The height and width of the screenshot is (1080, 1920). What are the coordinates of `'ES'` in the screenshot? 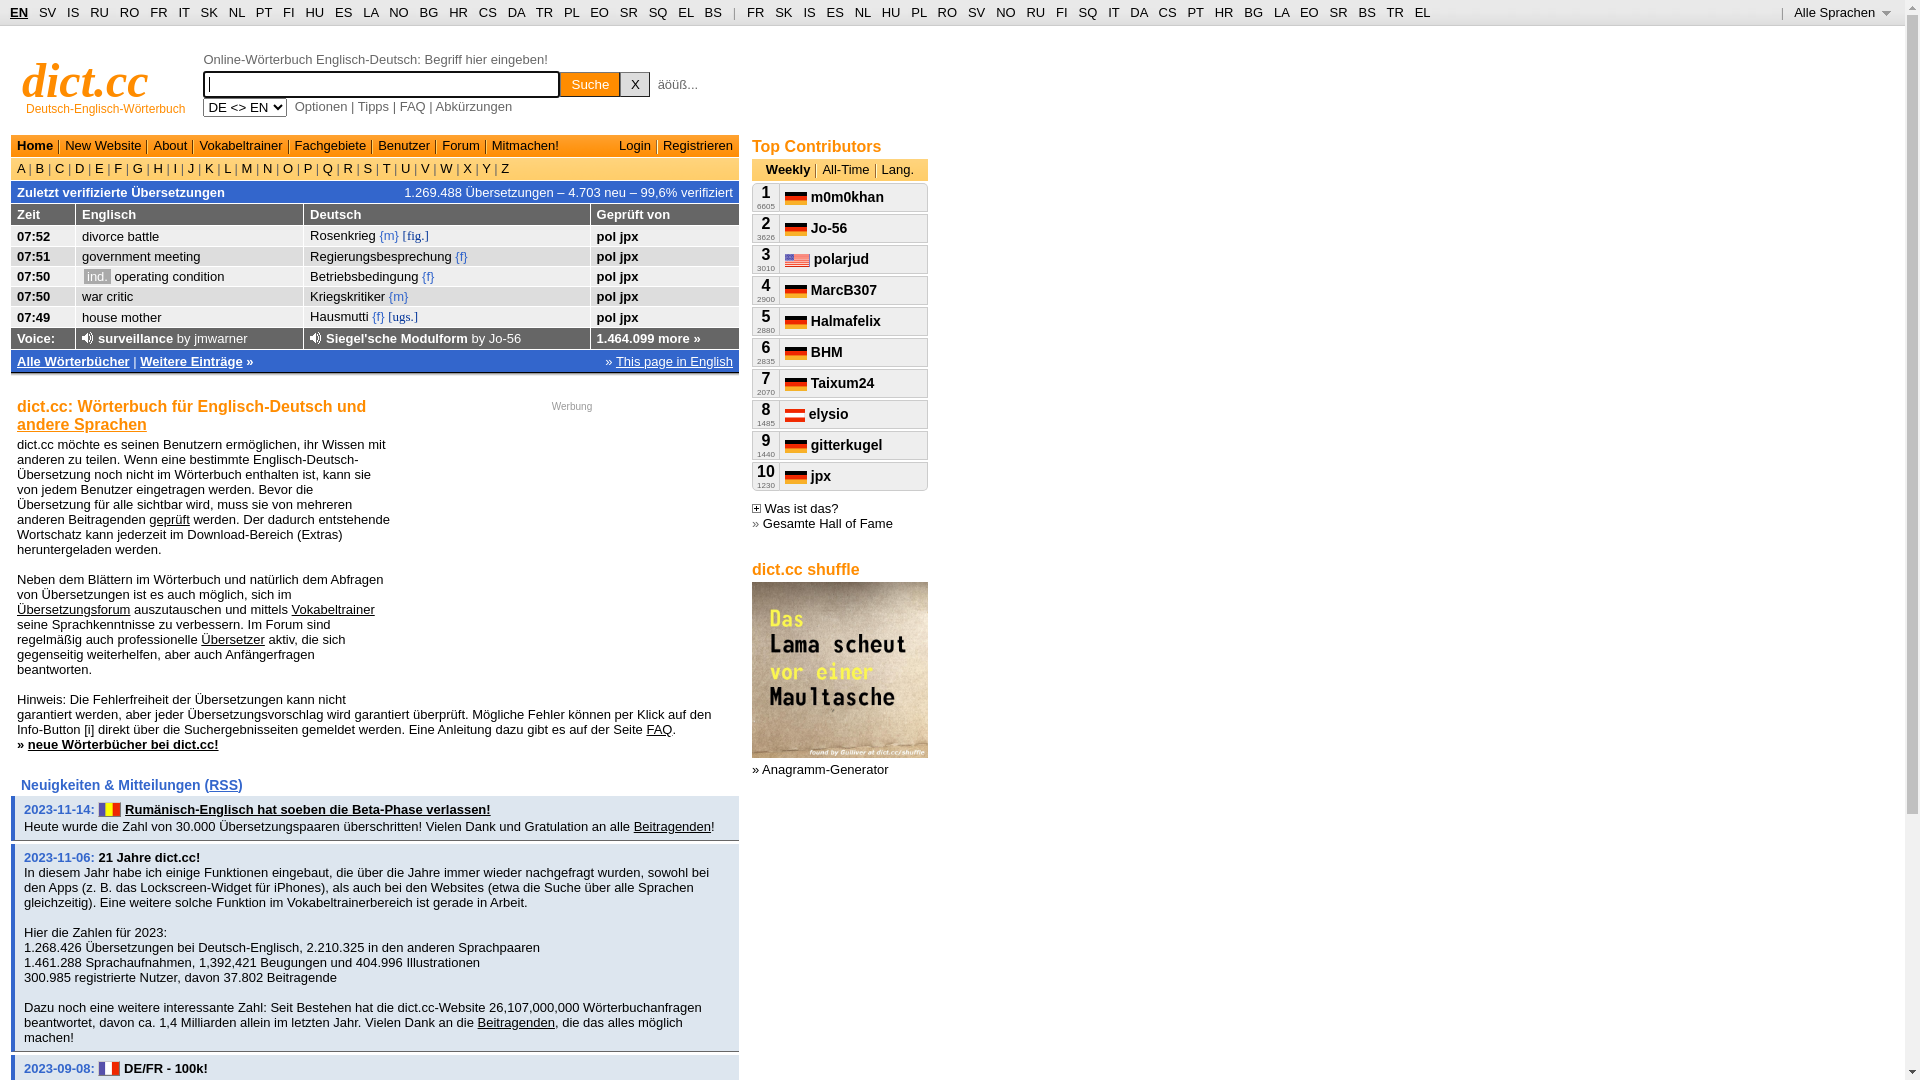 It's located at (343, 12).